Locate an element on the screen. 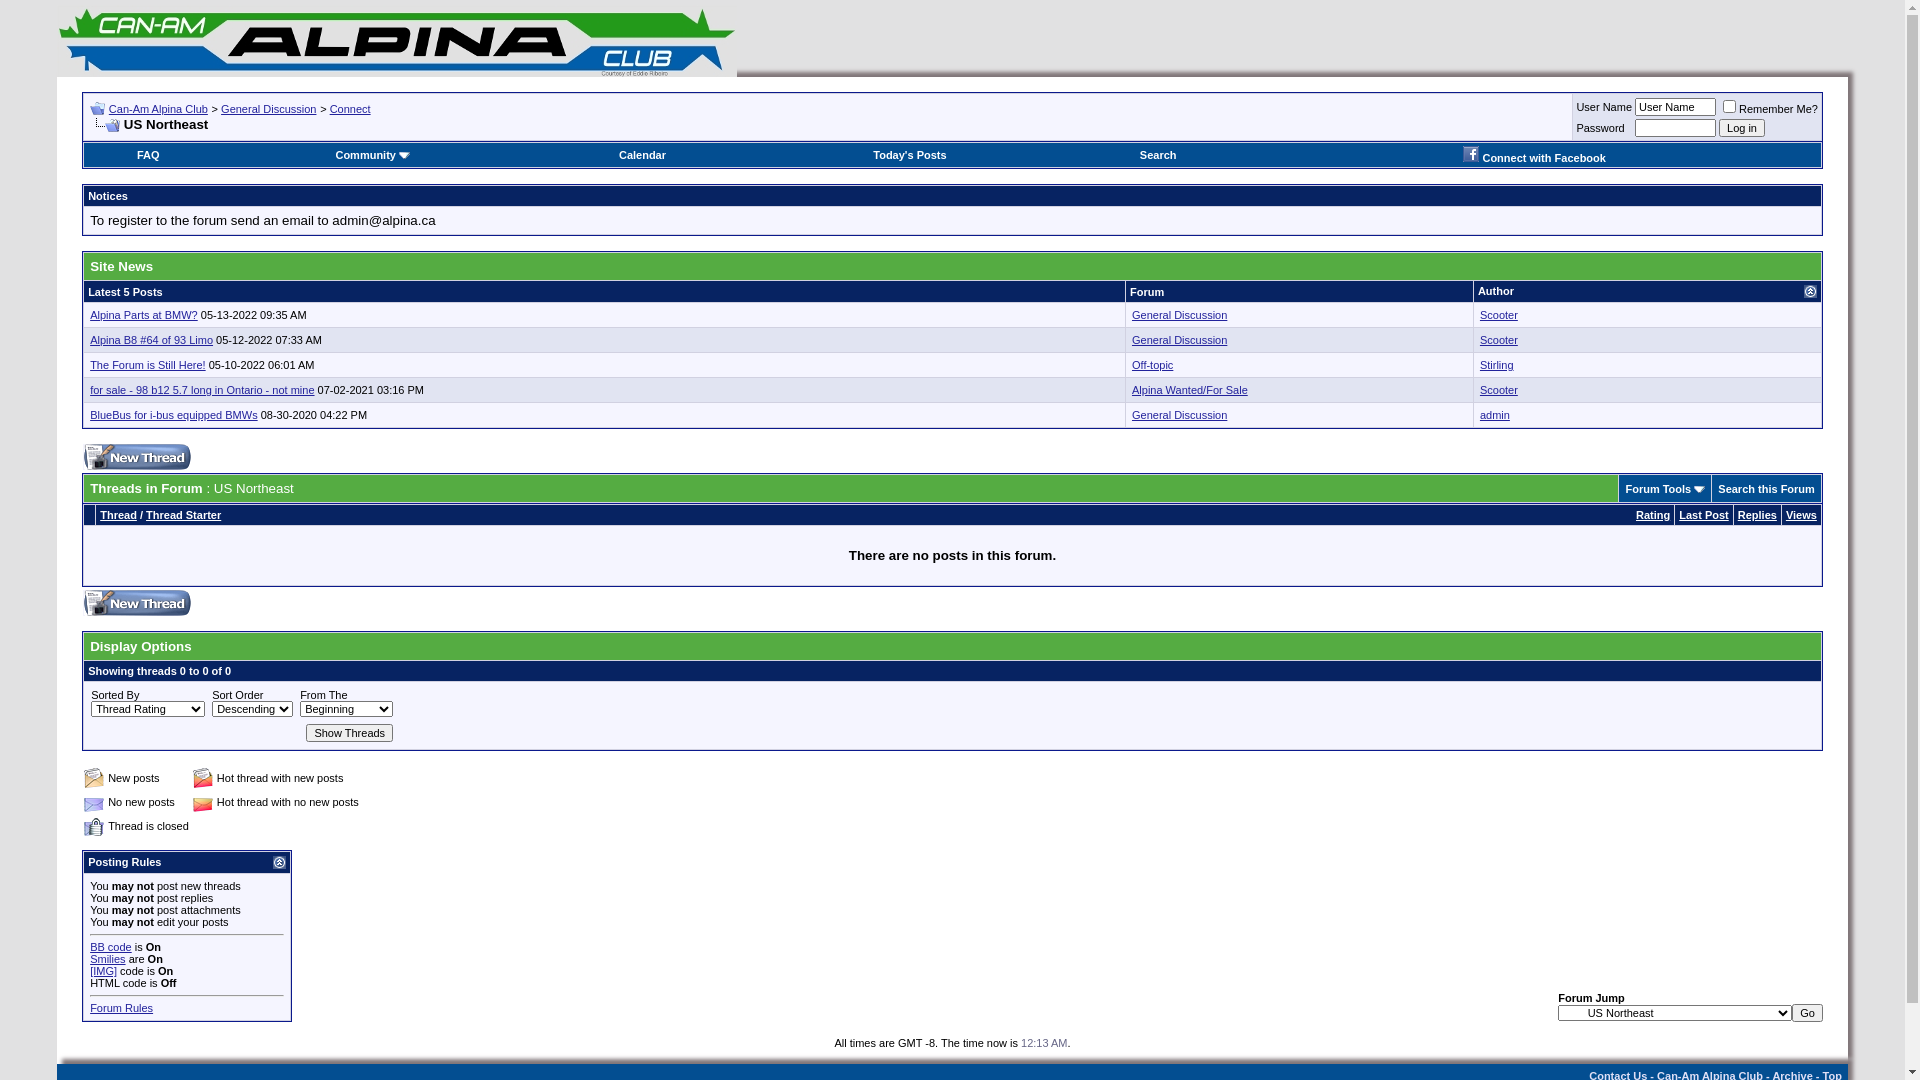 The image size is (1920, 1080). 'Scooter' is located at coordinates (1498, 315).